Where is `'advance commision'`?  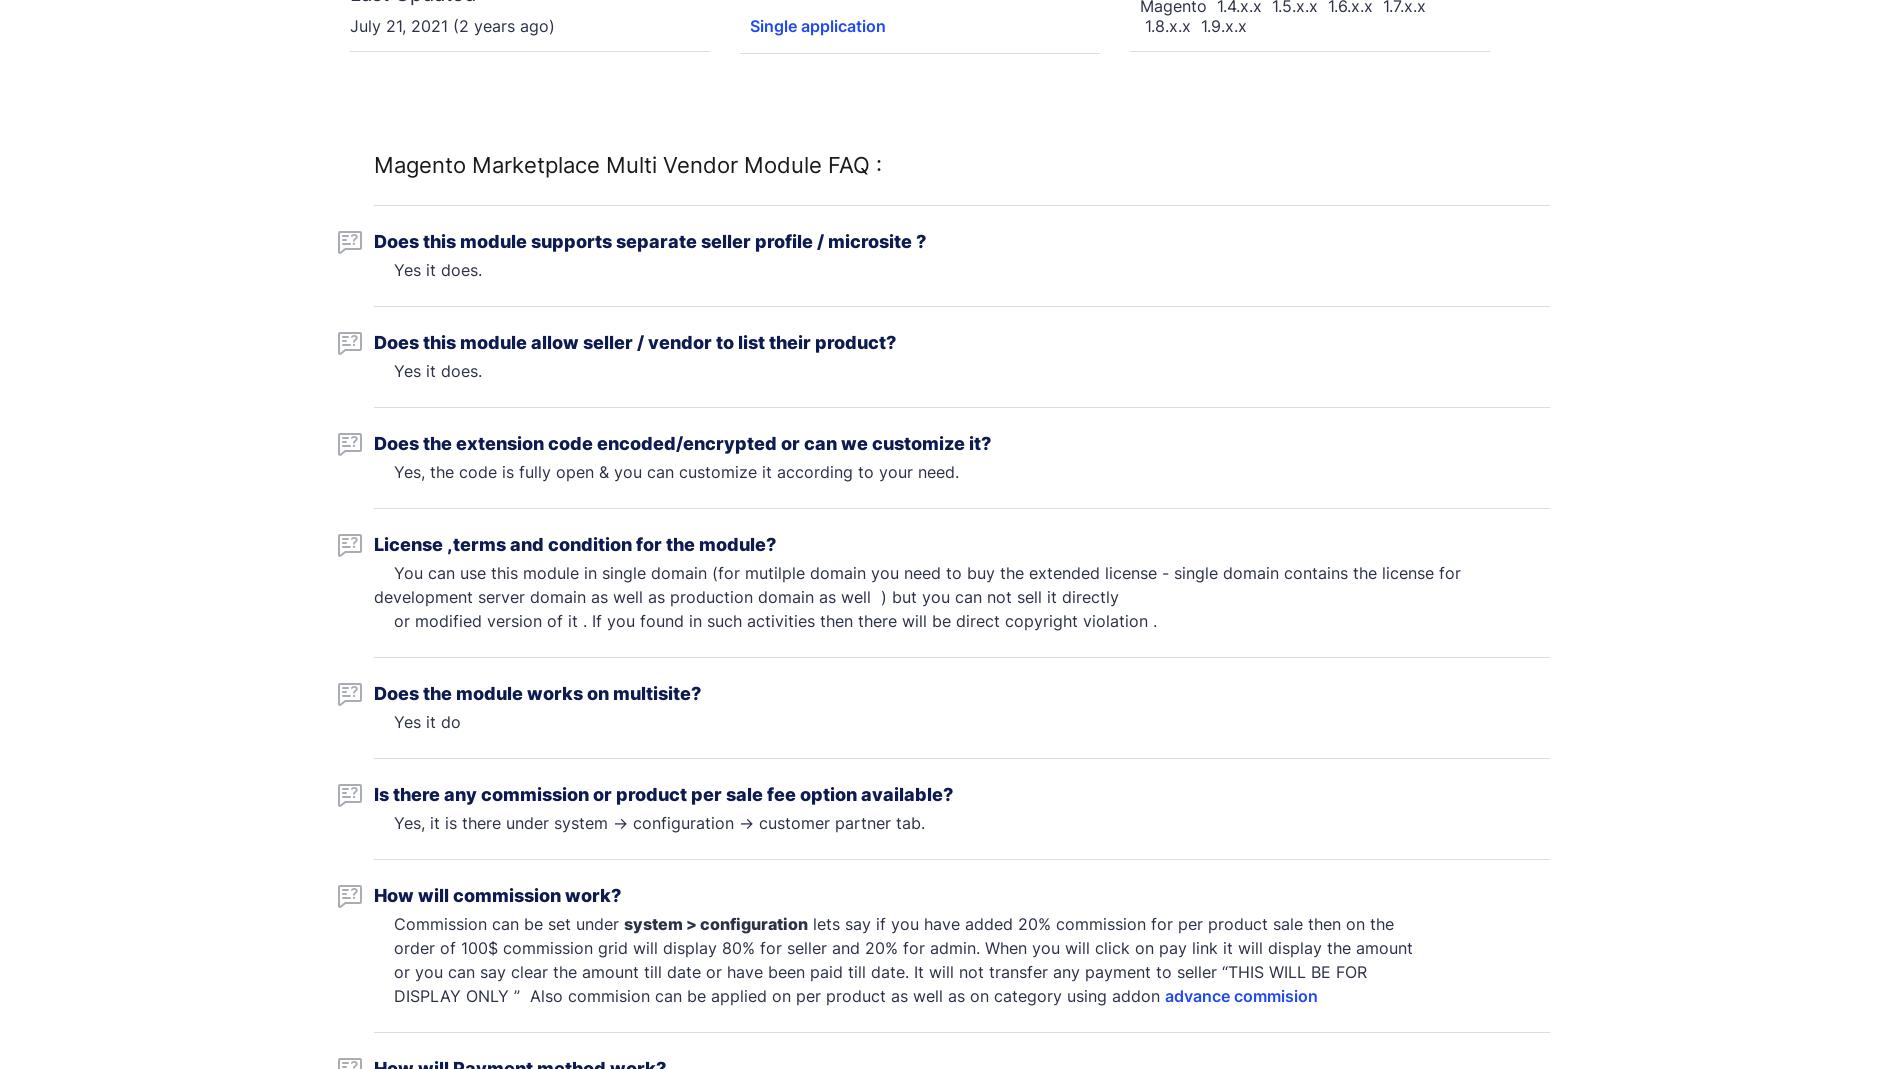 'advance commision' is located at coordinates (1242, 995).